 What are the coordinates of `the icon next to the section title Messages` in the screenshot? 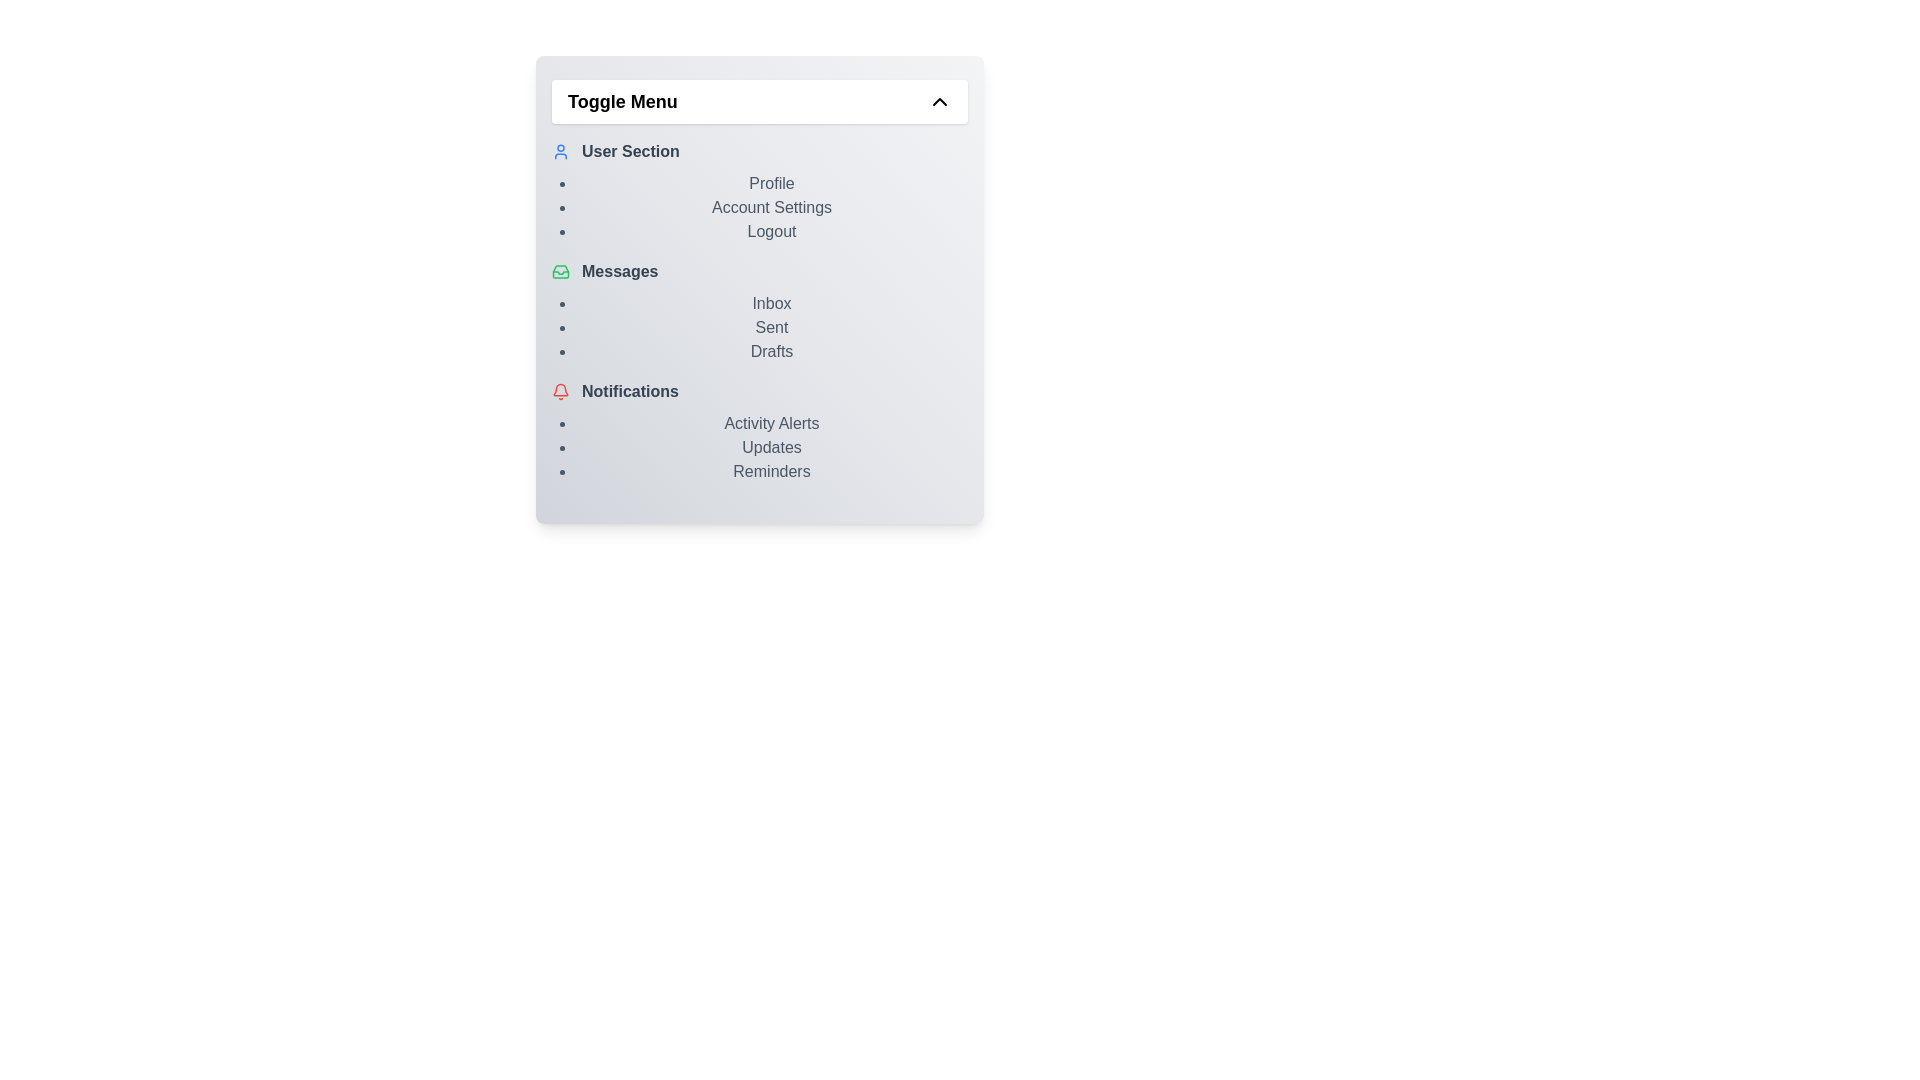 It's located at (560, 272).